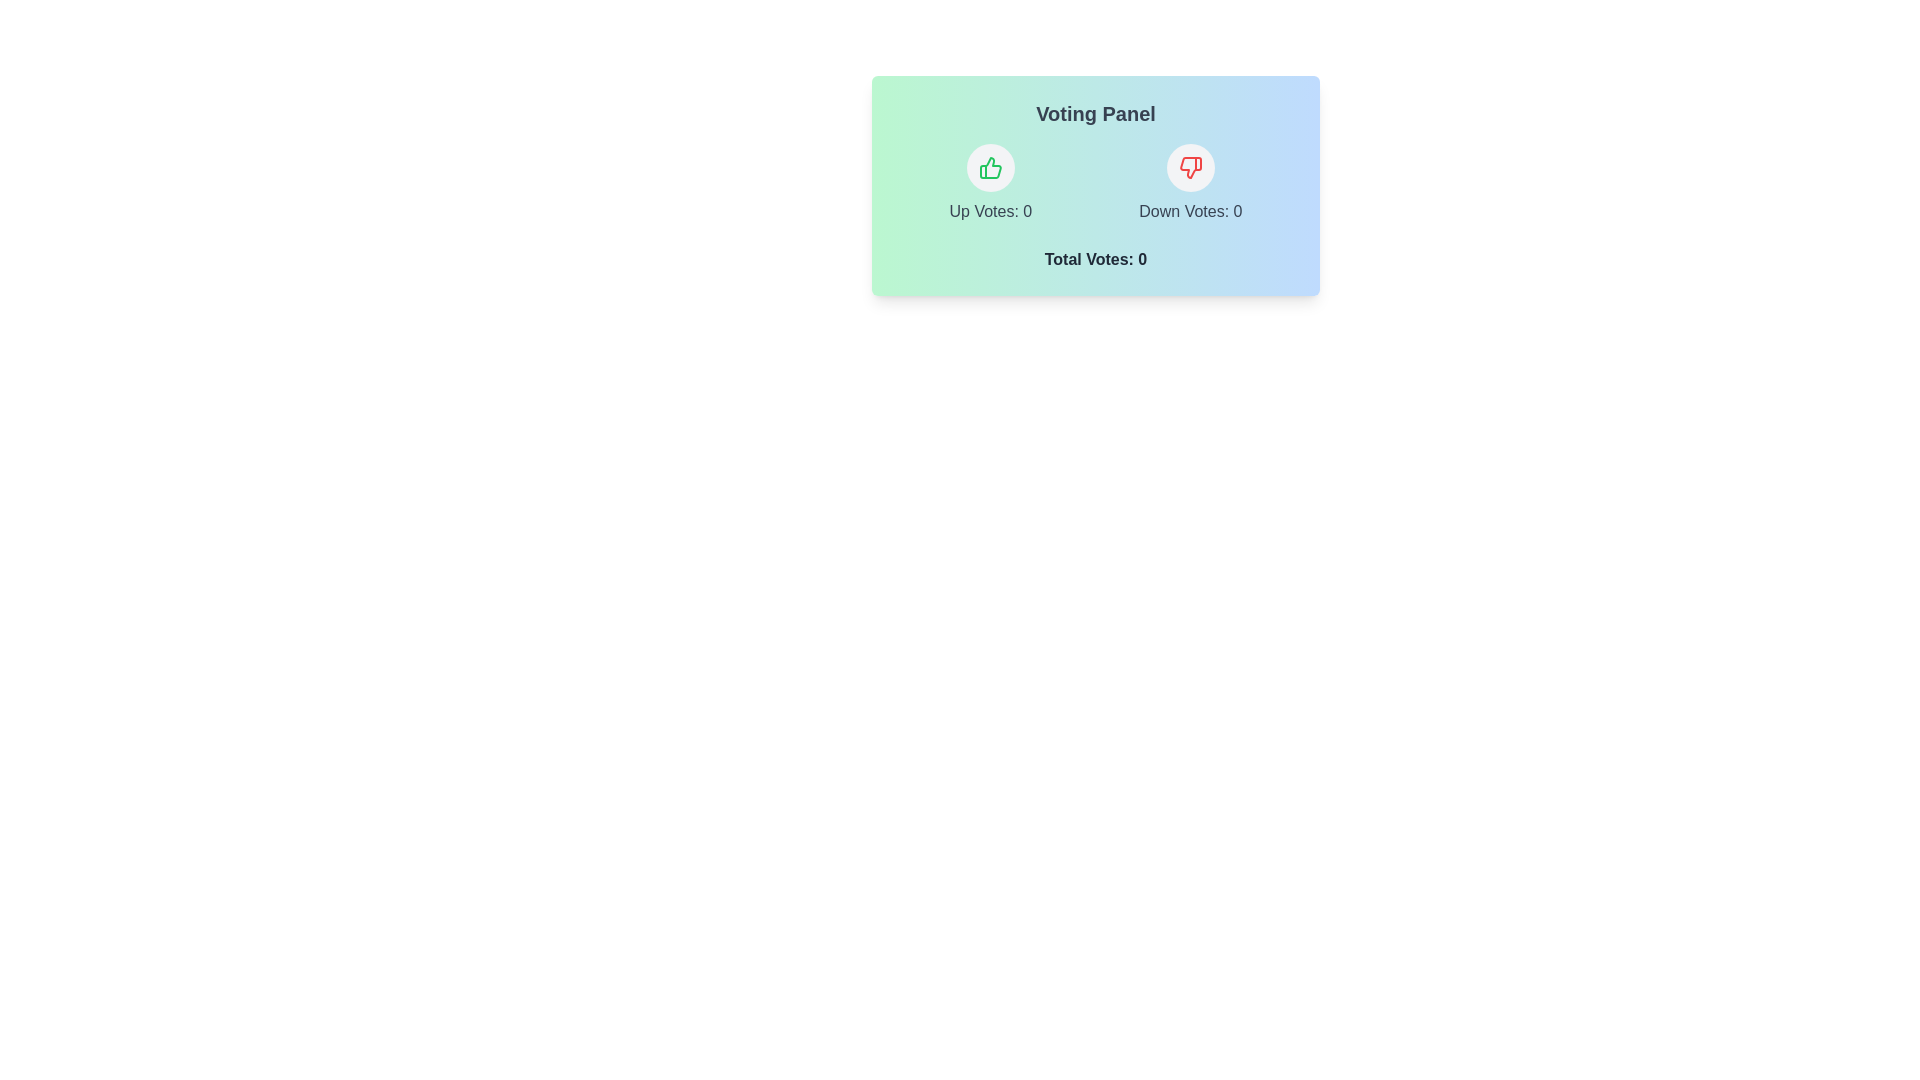  What do you see at coordinates (990, 184) in the screenshot?
I see `the interactive upvote button located on the left side of the voting panel` at bounding box center [990, 184].